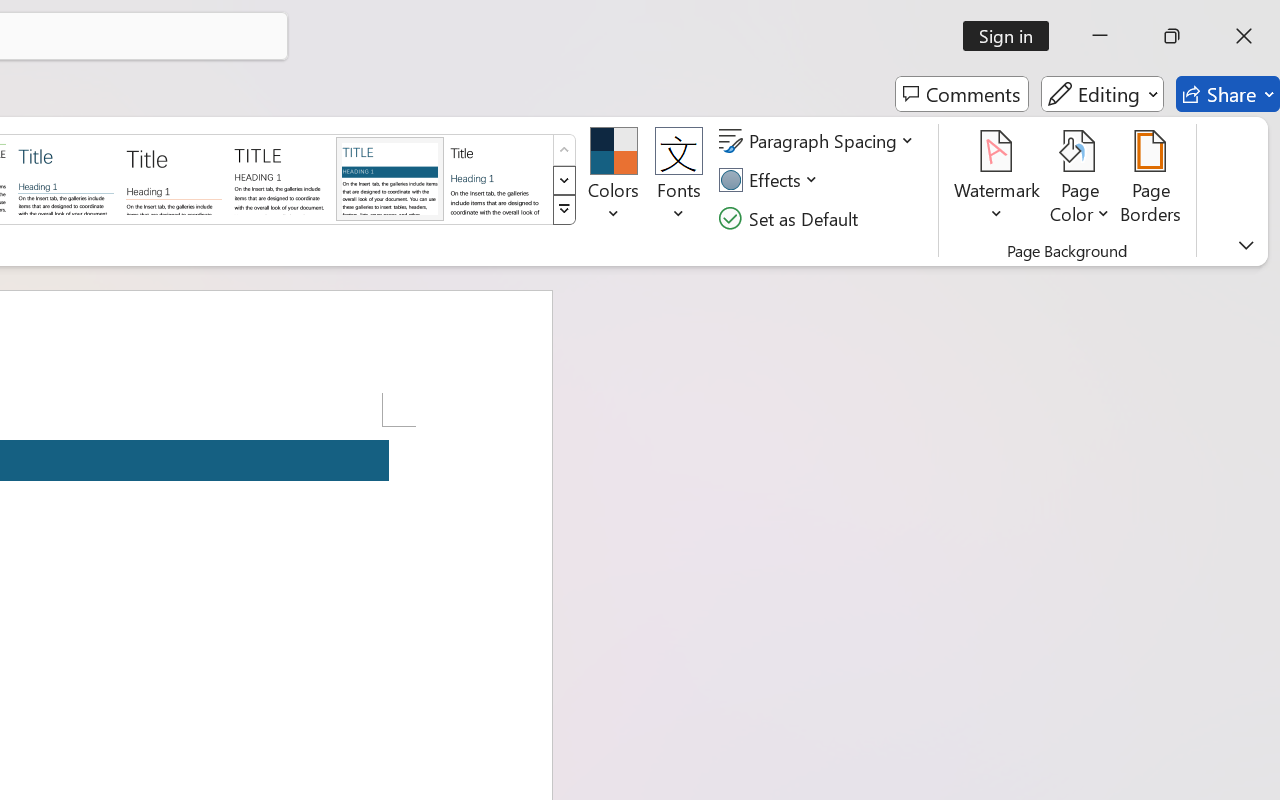  Describe the element at coordinates (1151, 179) in the screenshot. I see `'Page Borders...'` at that location.